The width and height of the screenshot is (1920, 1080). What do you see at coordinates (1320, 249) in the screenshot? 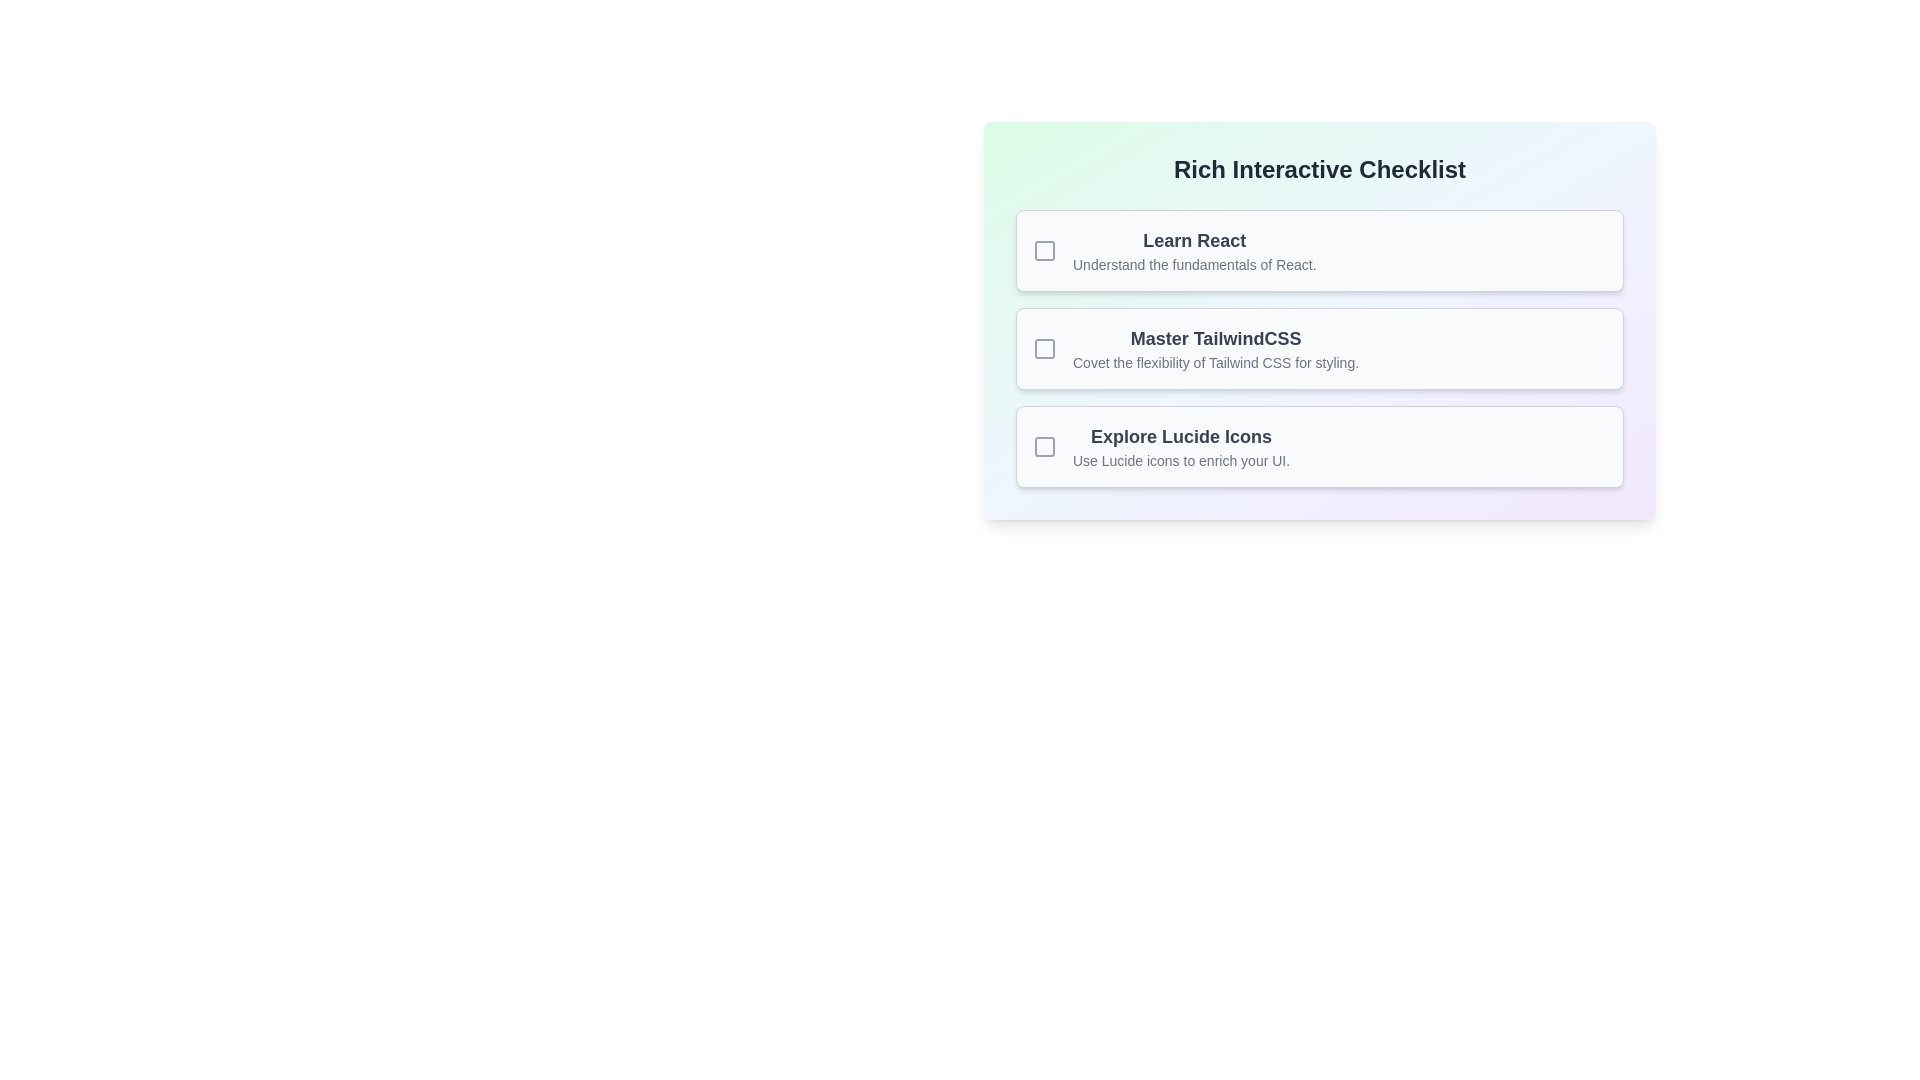
I see `the checkbox of the first checklist item labeled 'Learn React'` at bounding box center [1320, 249].